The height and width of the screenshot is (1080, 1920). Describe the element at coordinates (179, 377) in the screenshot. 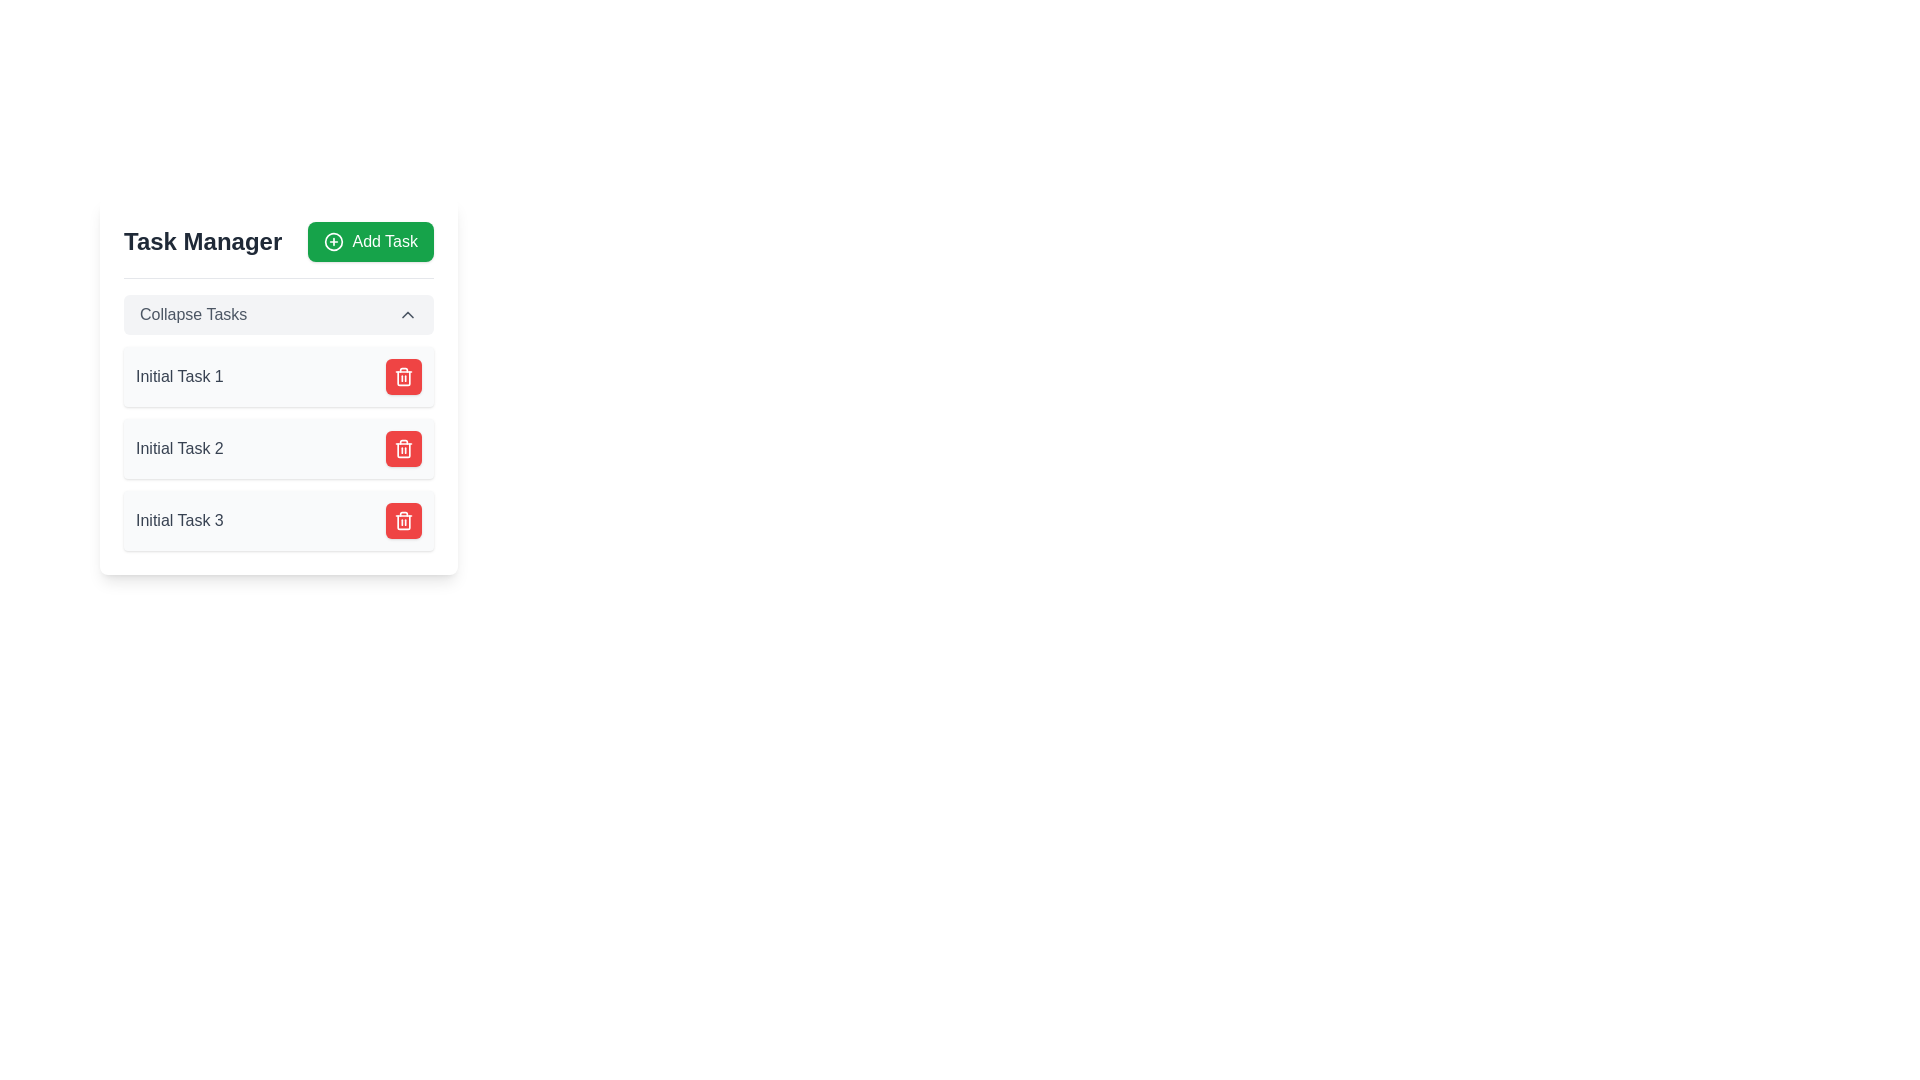

I see `the text label that identifies the specific task in the first row of the Task Manager list, positioned to the left of the delete icon button` at that location.